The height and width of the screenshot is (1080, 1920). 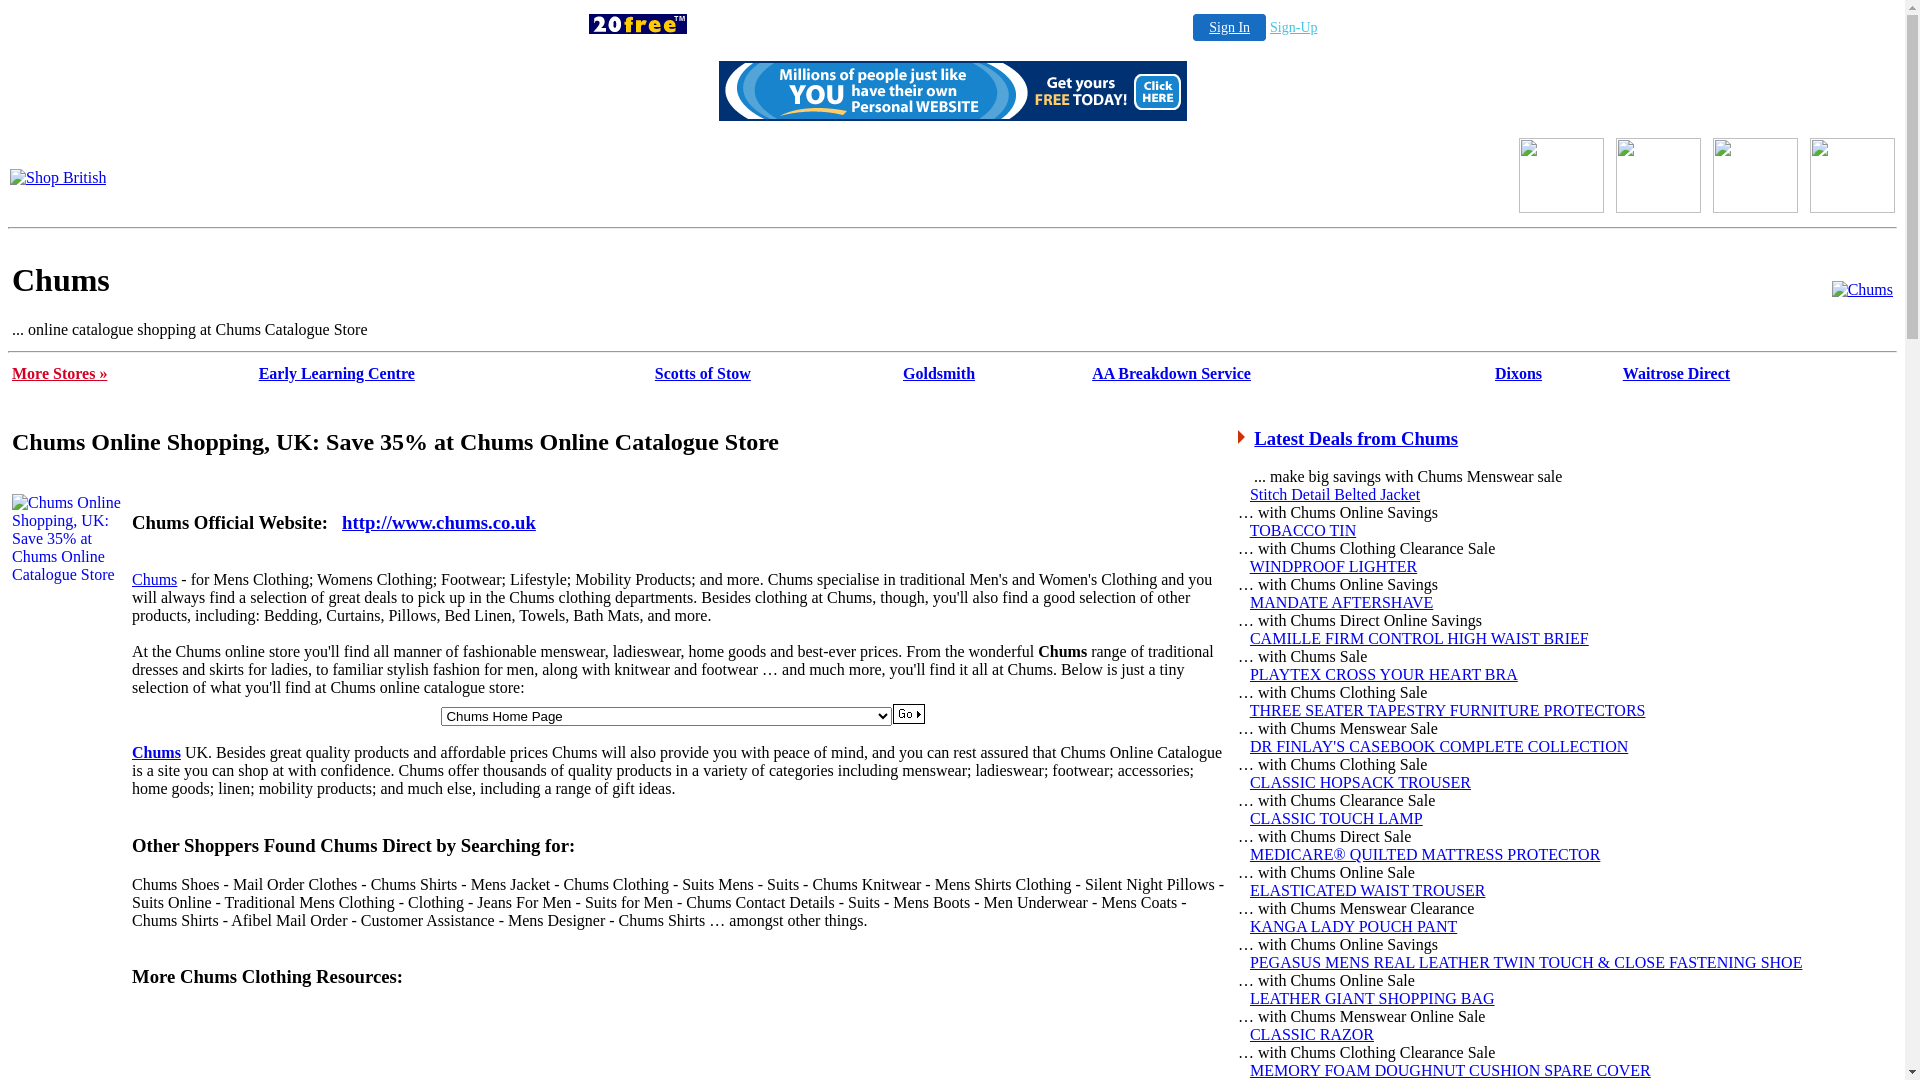 I want to click on 'TOBACCO TIN', so click(x=1303, y=529).